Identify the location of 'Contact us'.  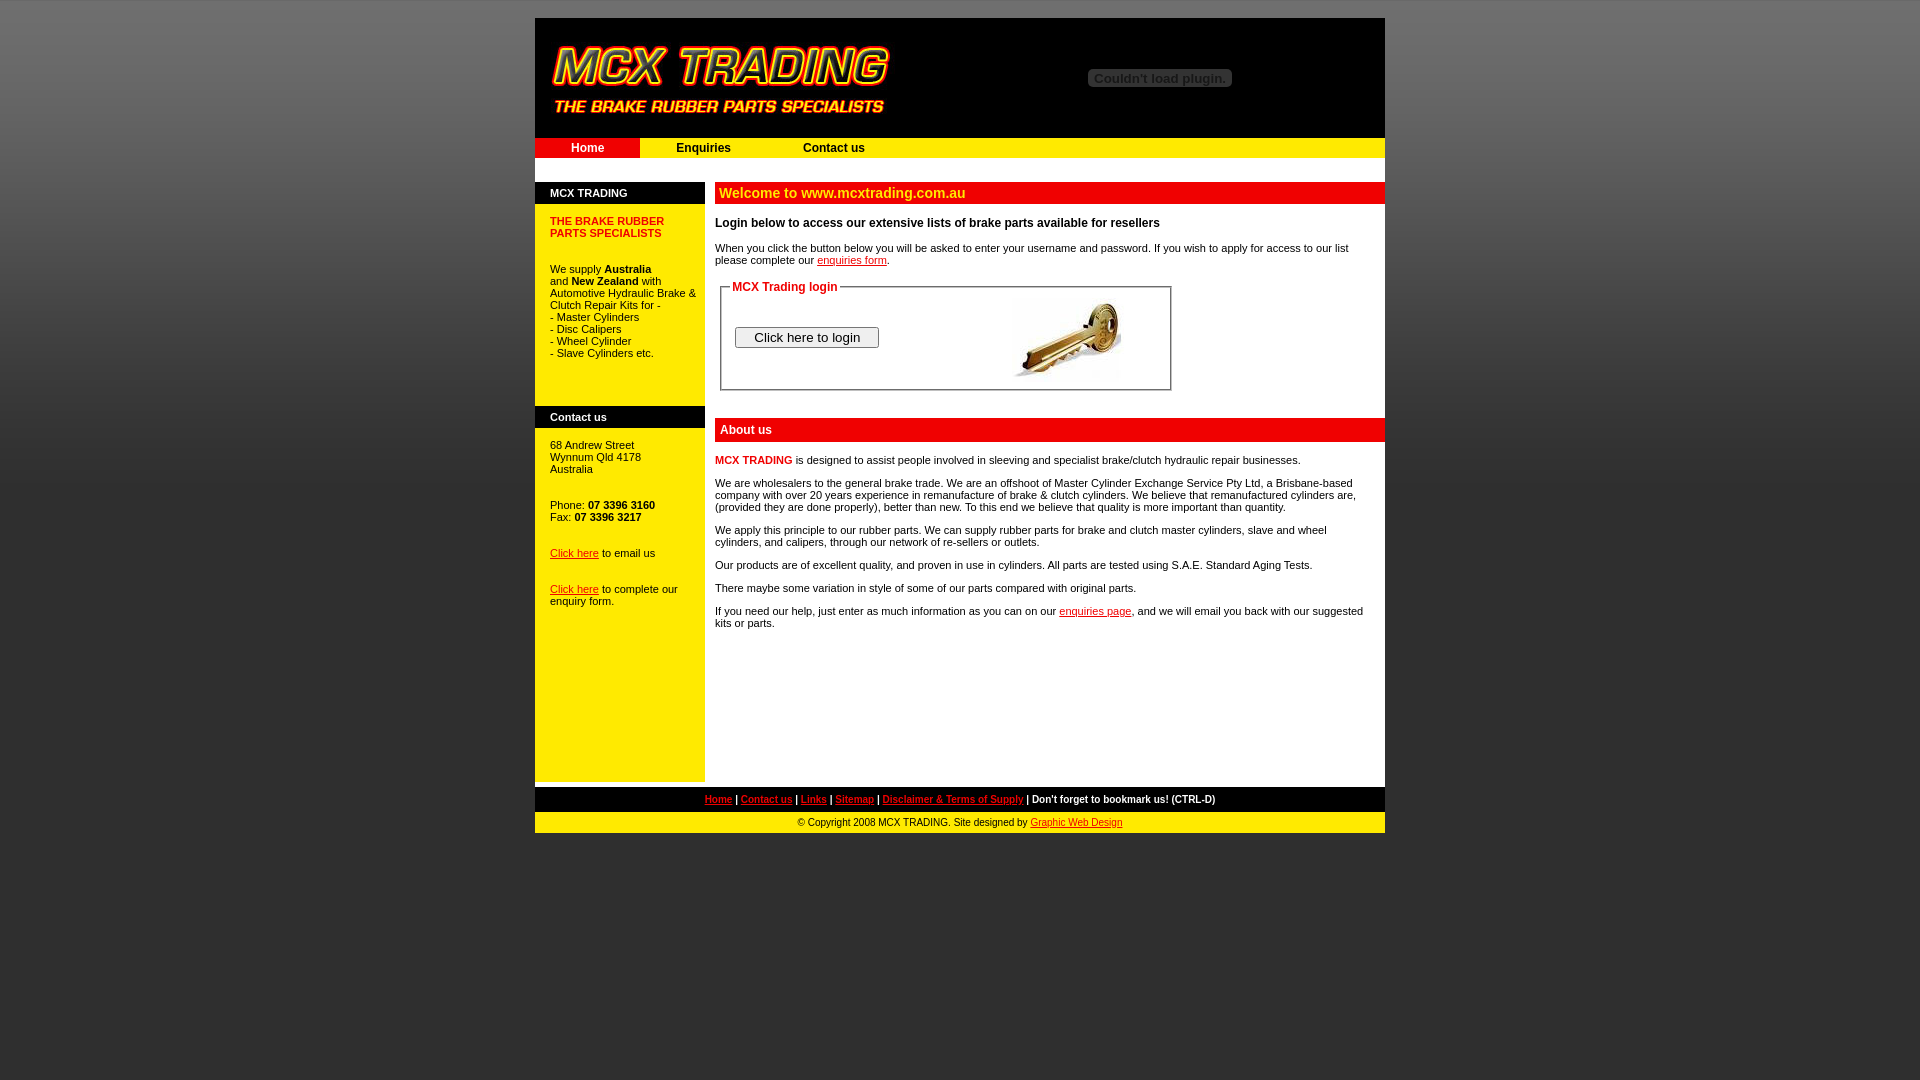
(766, 798).